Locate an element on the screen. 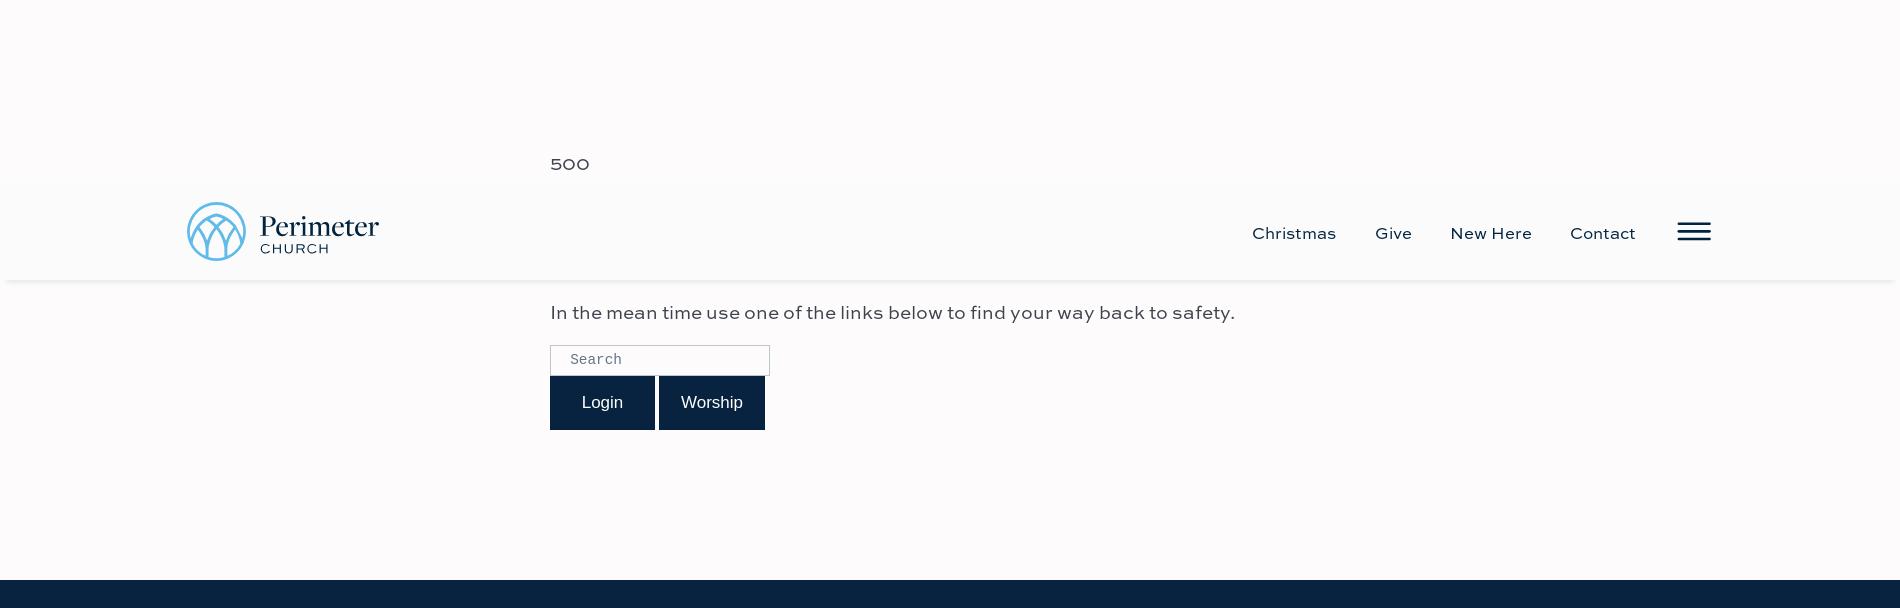  'Employment' is located at coordinates (1196, 545).